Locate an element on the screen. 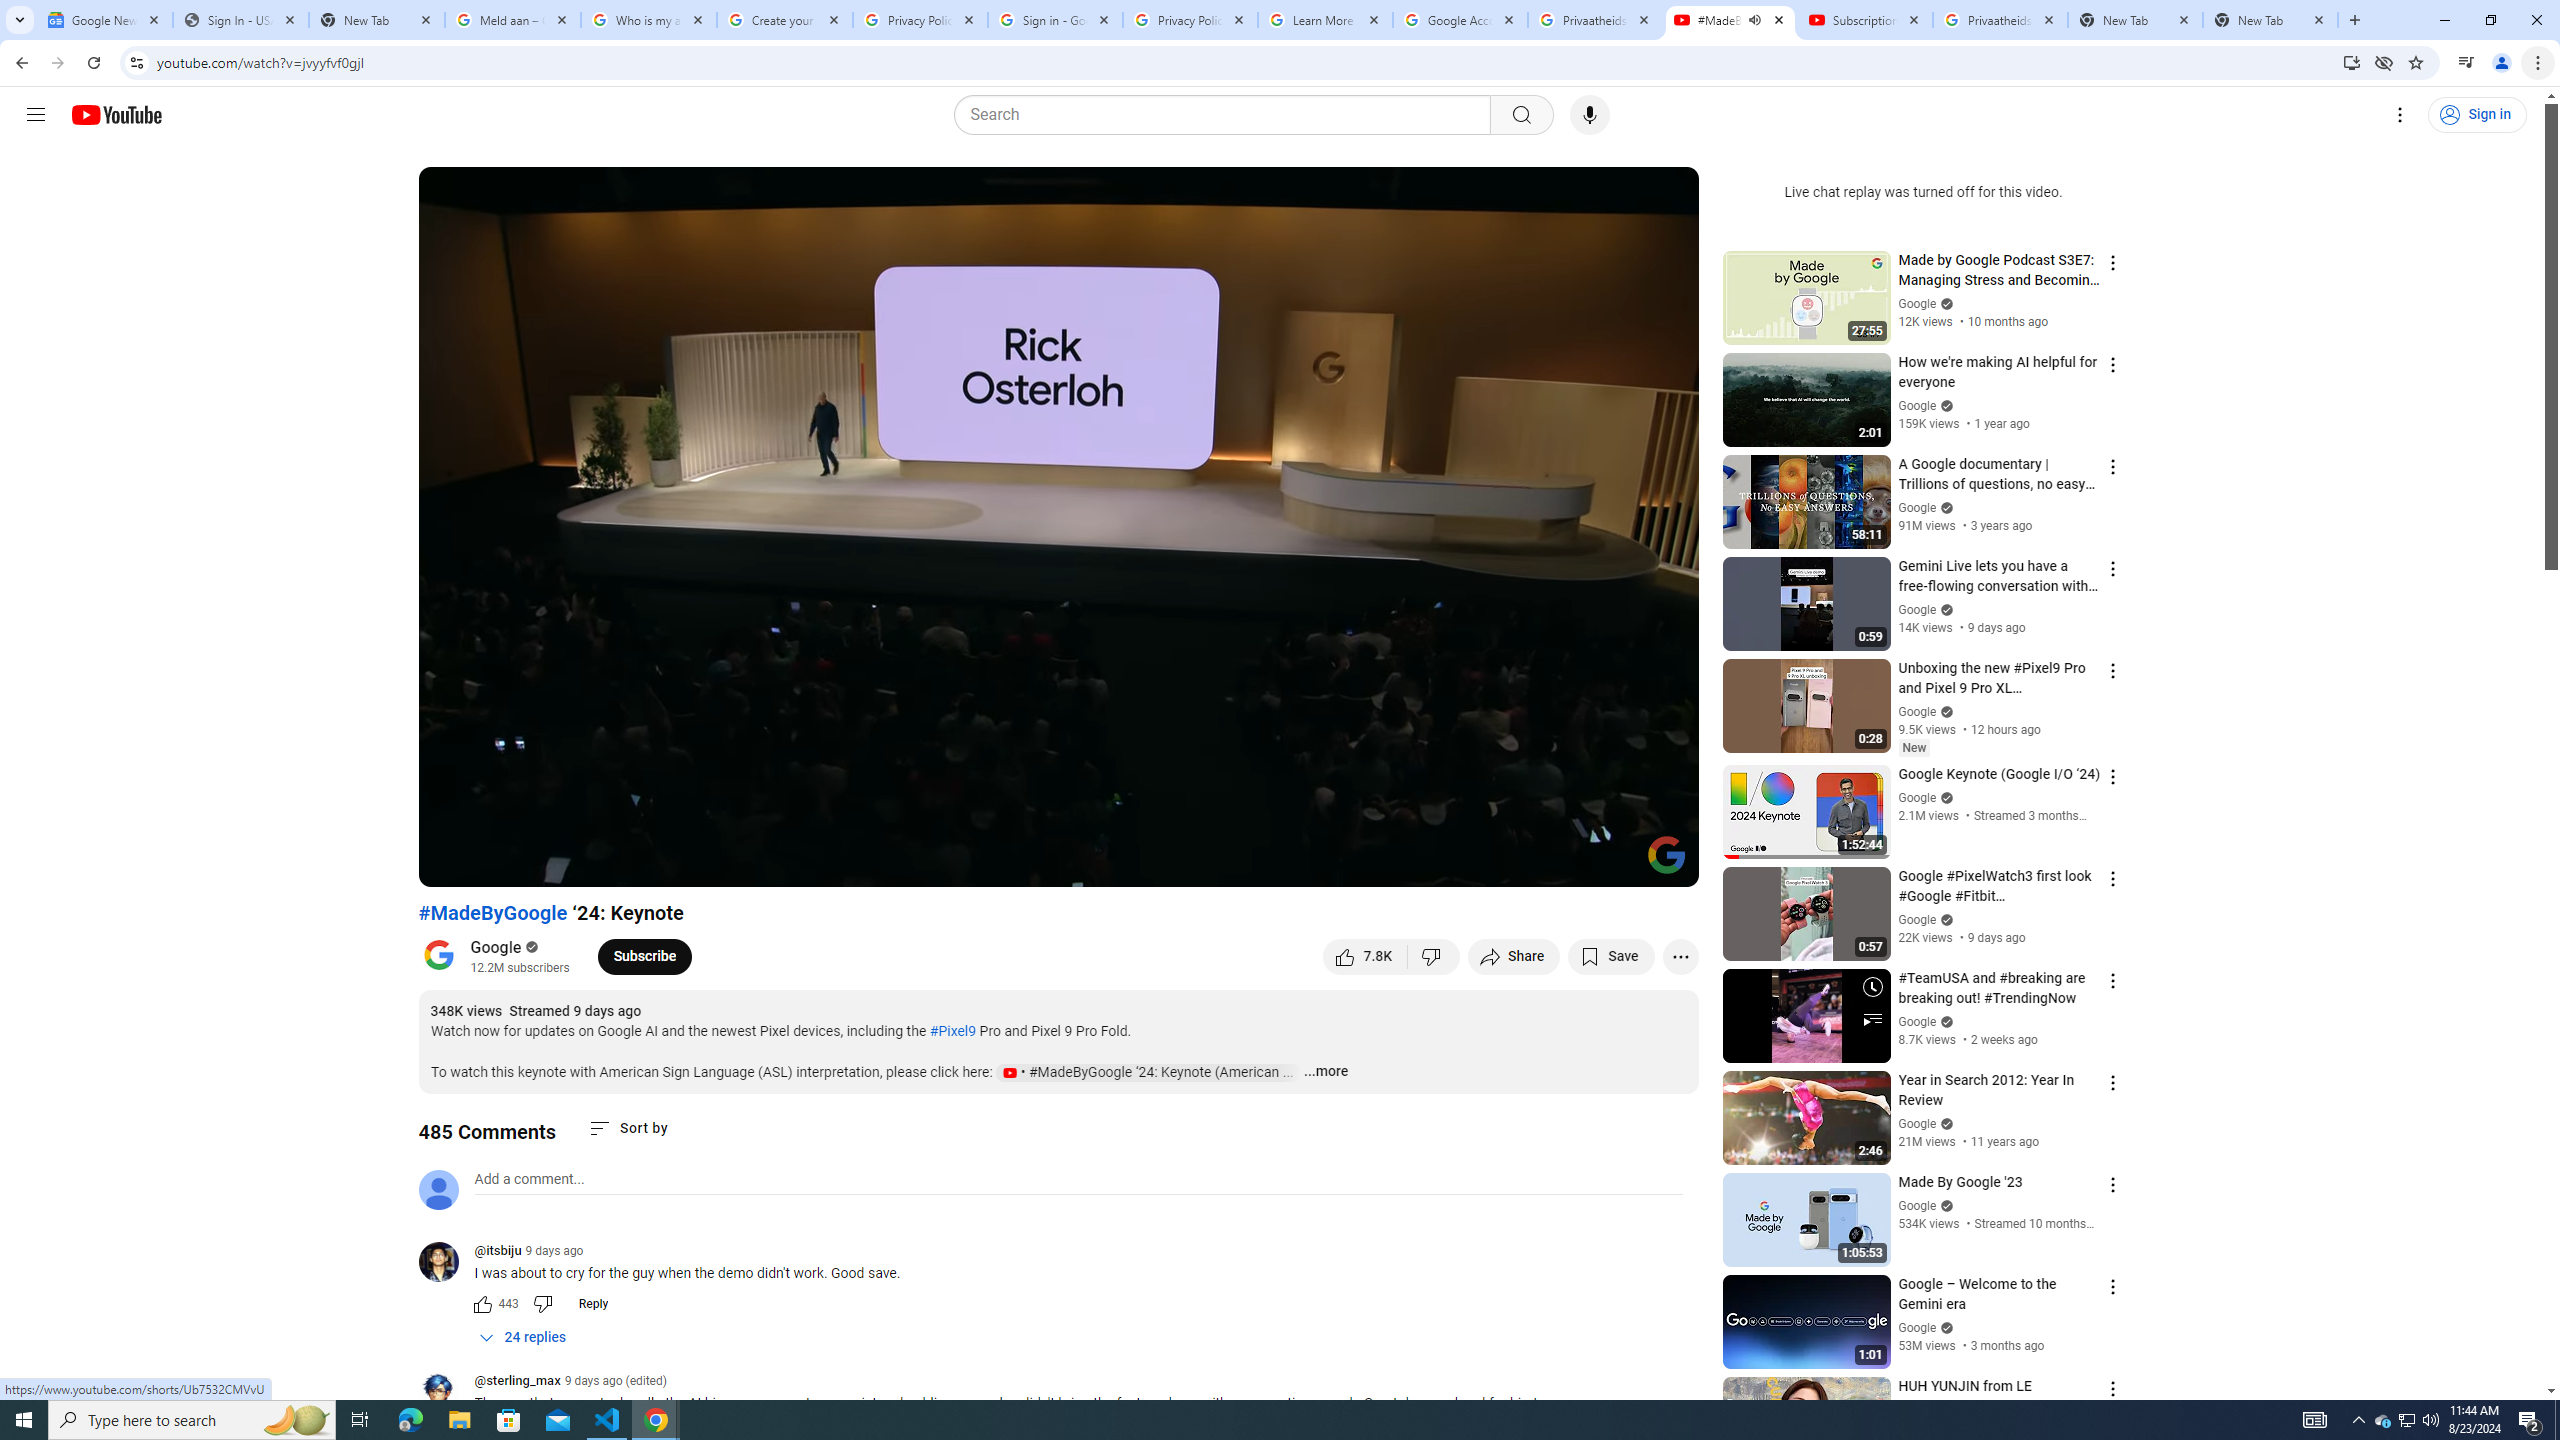 Image resolution: width=2560 pixels, height=1440 pixels. 'Who is my administrator? - Google Account Help' is located at coordinates (648, 19).